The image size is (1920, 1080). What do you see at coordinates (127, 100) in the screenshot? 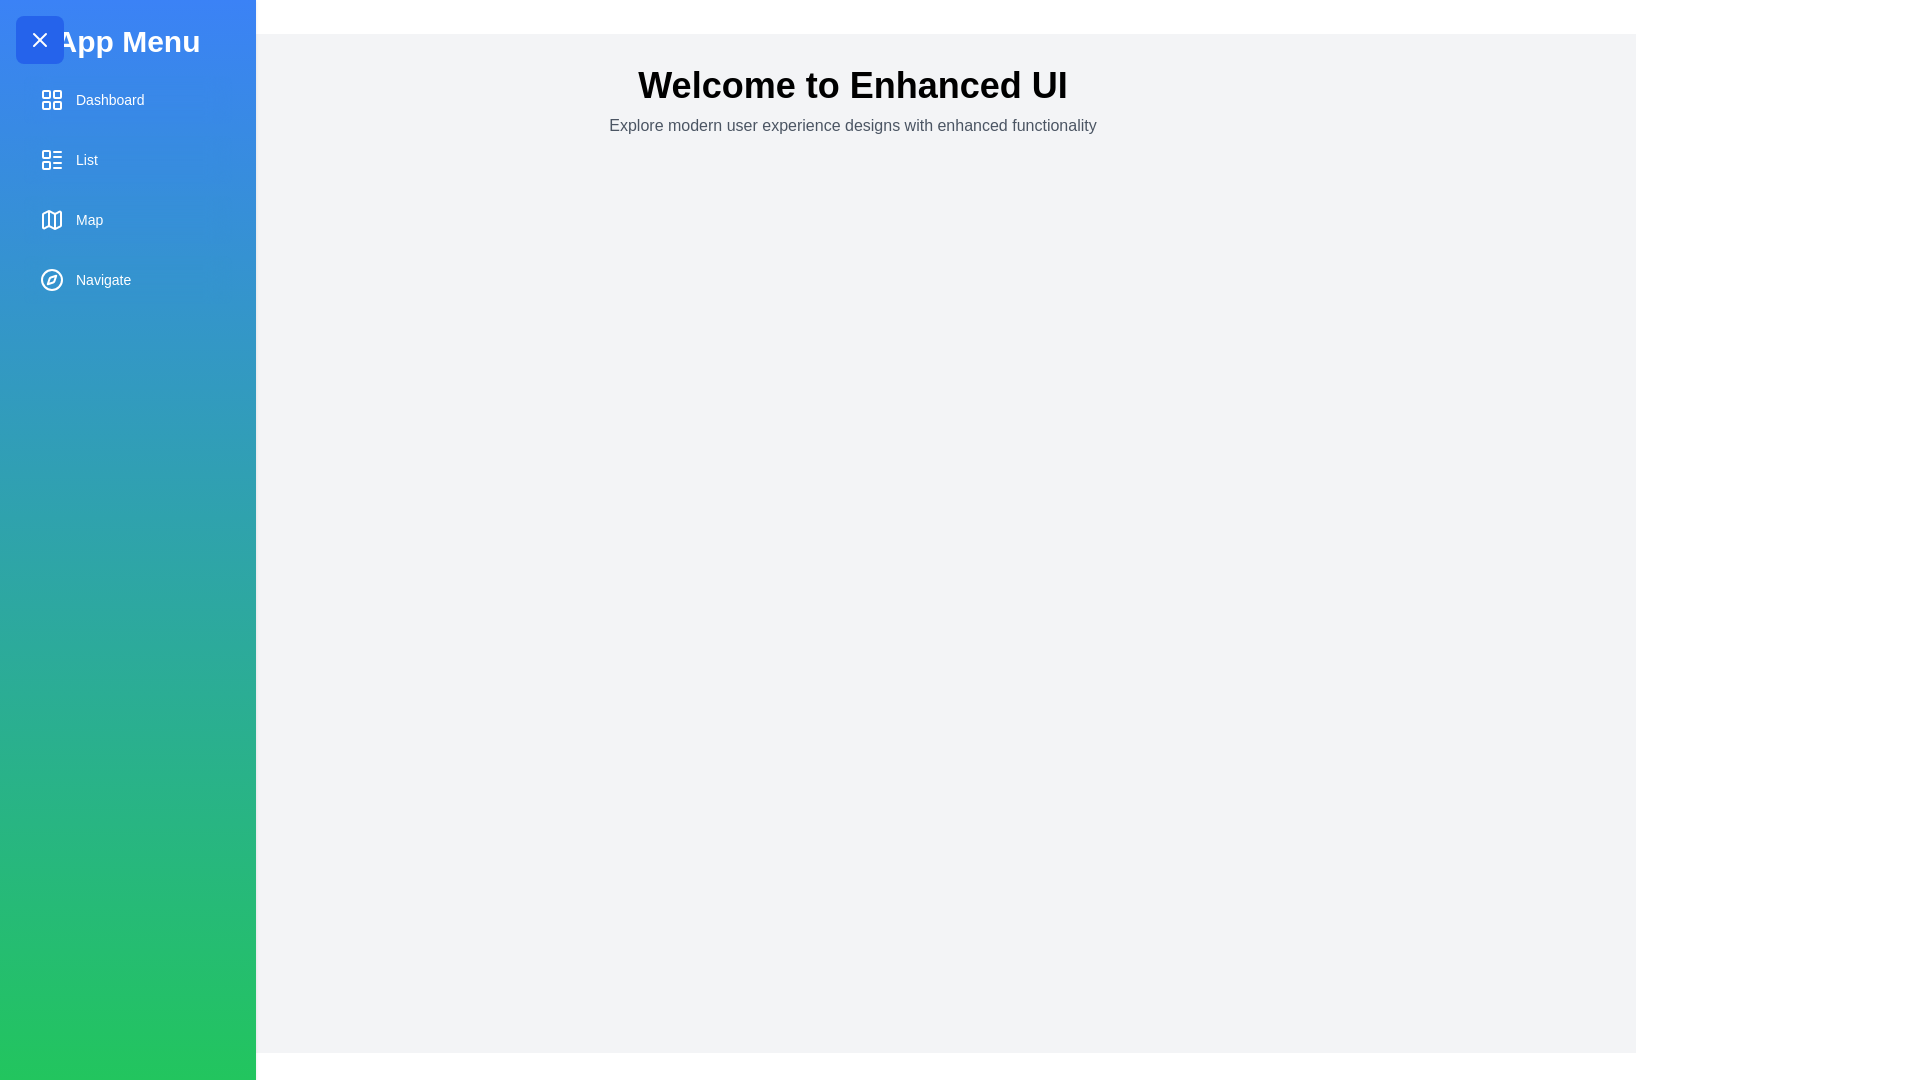
I see `the menu item Dashboard to observe its hover effect` at bounding box center [127, 100].